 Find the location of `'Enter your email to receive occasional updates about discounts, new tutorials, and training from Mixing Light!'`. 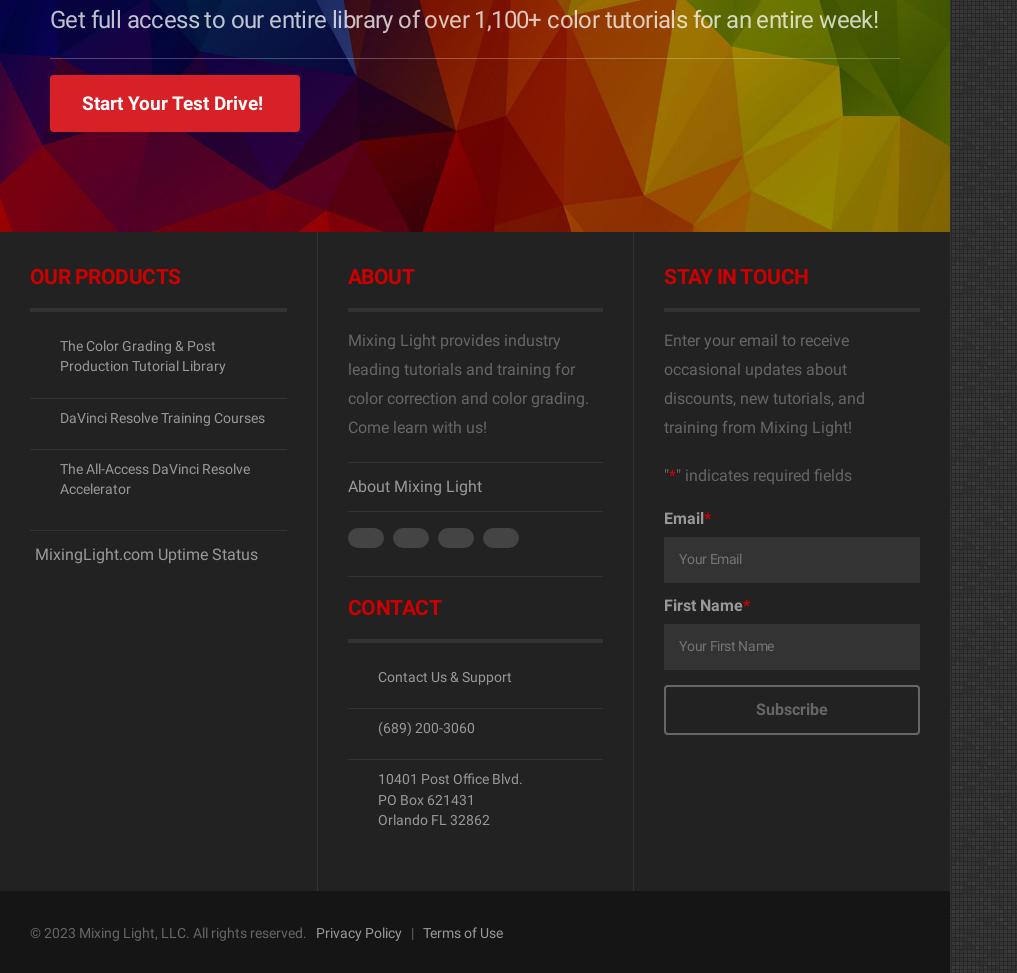

'Enter your email to receive occasional updates about discounts, new tutorials, and training from Mixing Light!' is located at coordinates (764, 382).